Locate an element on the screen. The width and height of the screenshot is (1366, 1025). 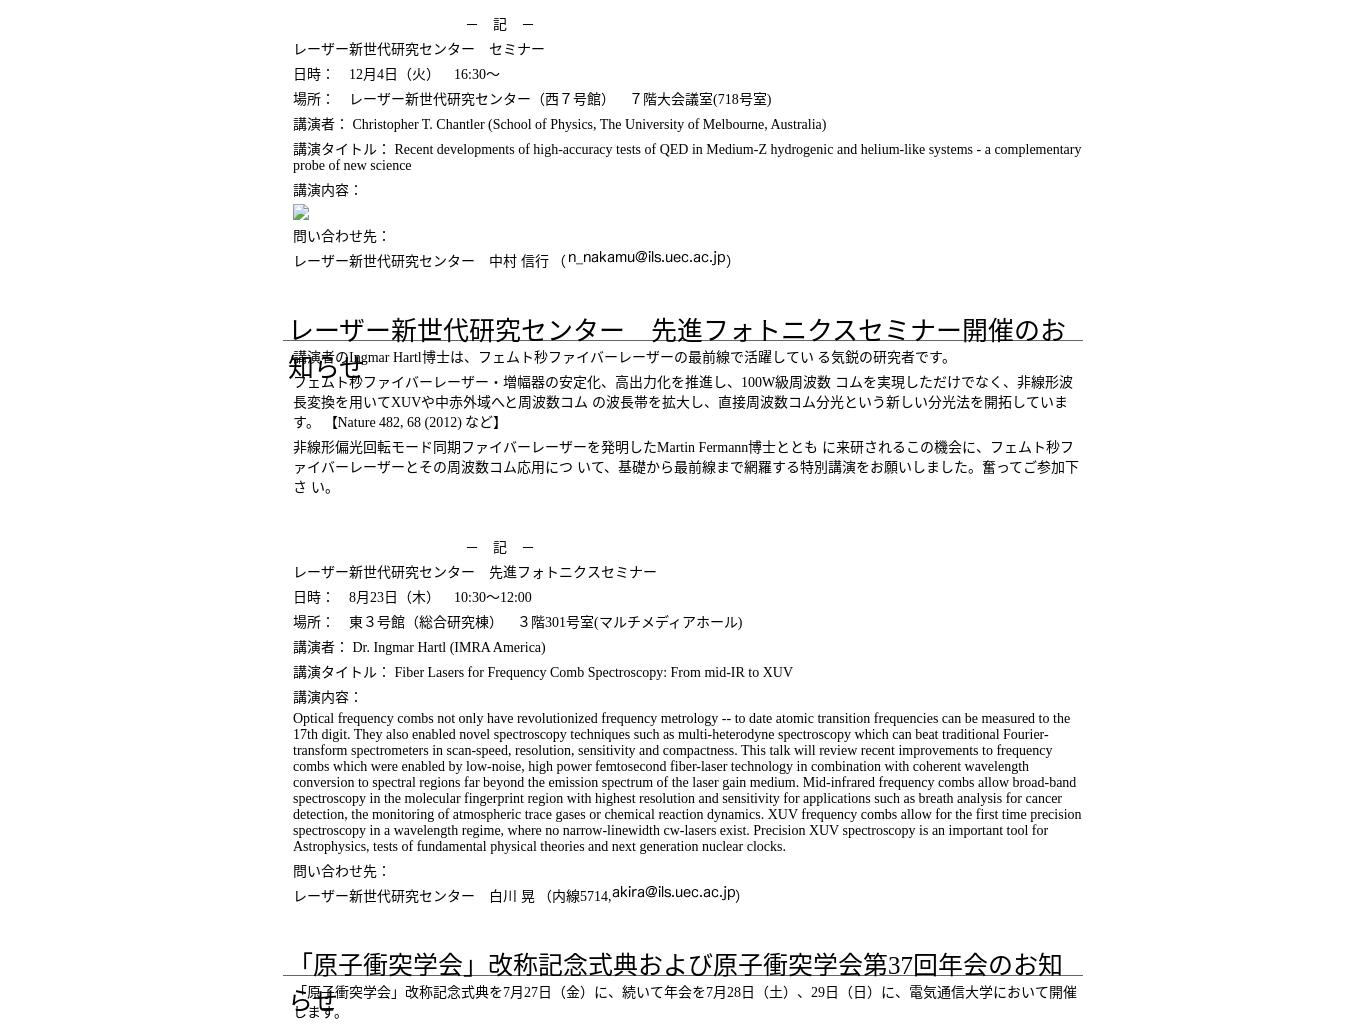
'日時：　12月4日（火）　16:30～' is located at coordinates (395, 73).